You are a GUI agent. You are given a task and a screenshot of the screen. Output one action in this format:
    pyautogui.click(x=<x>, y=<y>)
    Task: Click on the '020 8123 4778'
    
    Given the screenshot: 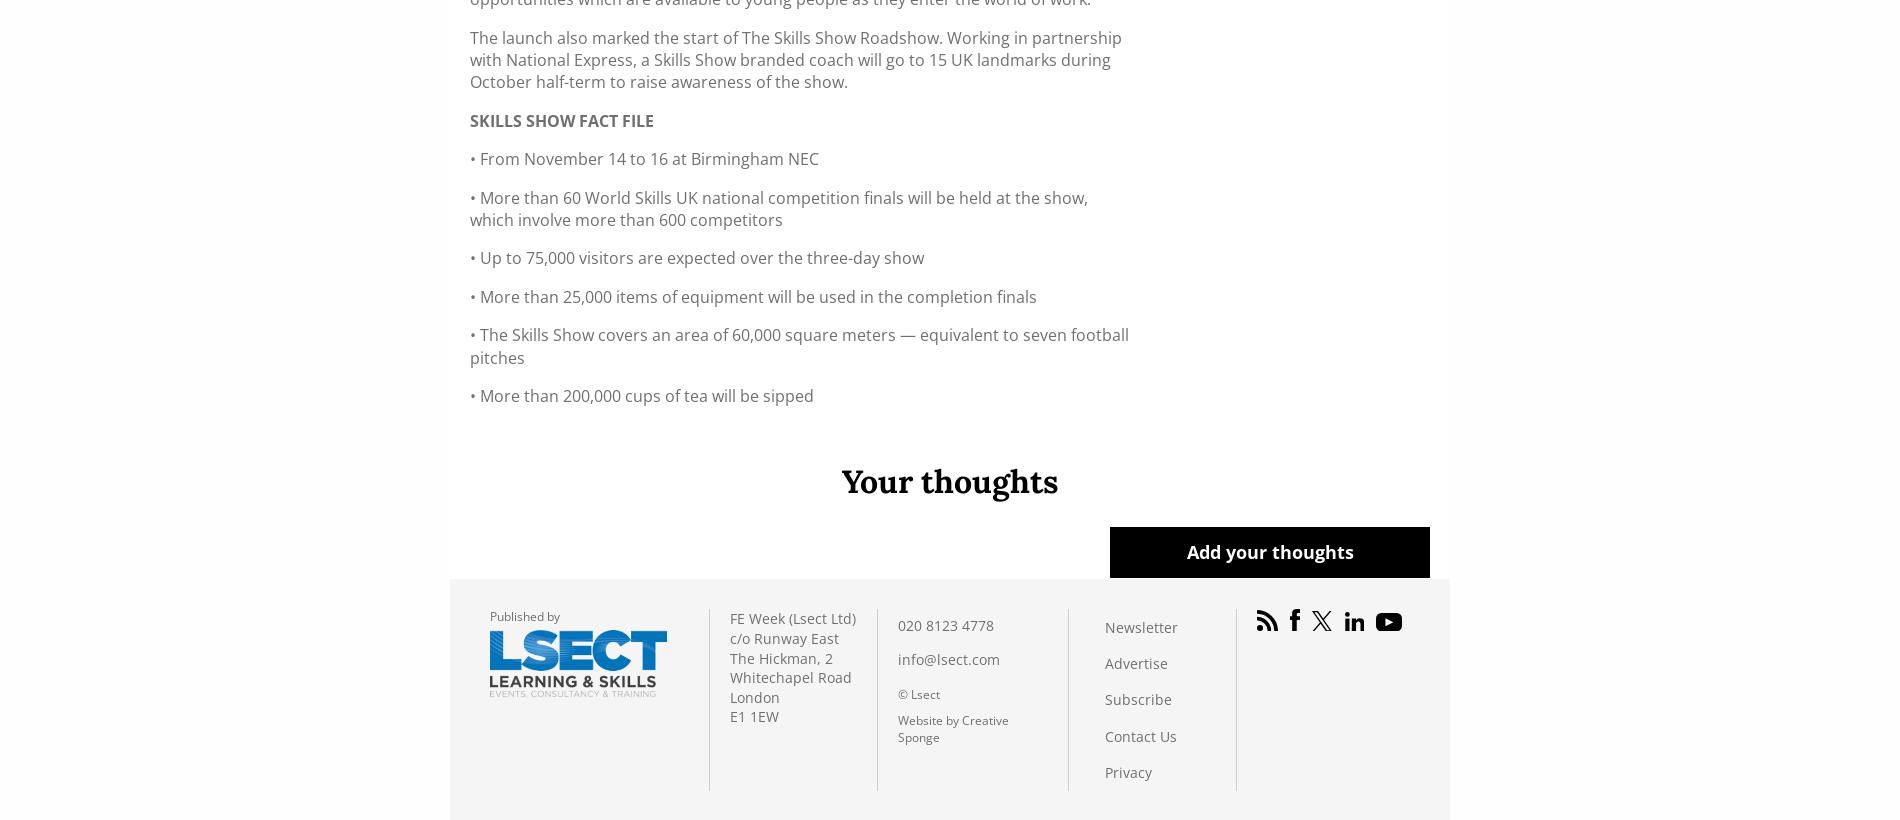 What is the action you would take?
    pyautogui.click(x=944, y=624)
    